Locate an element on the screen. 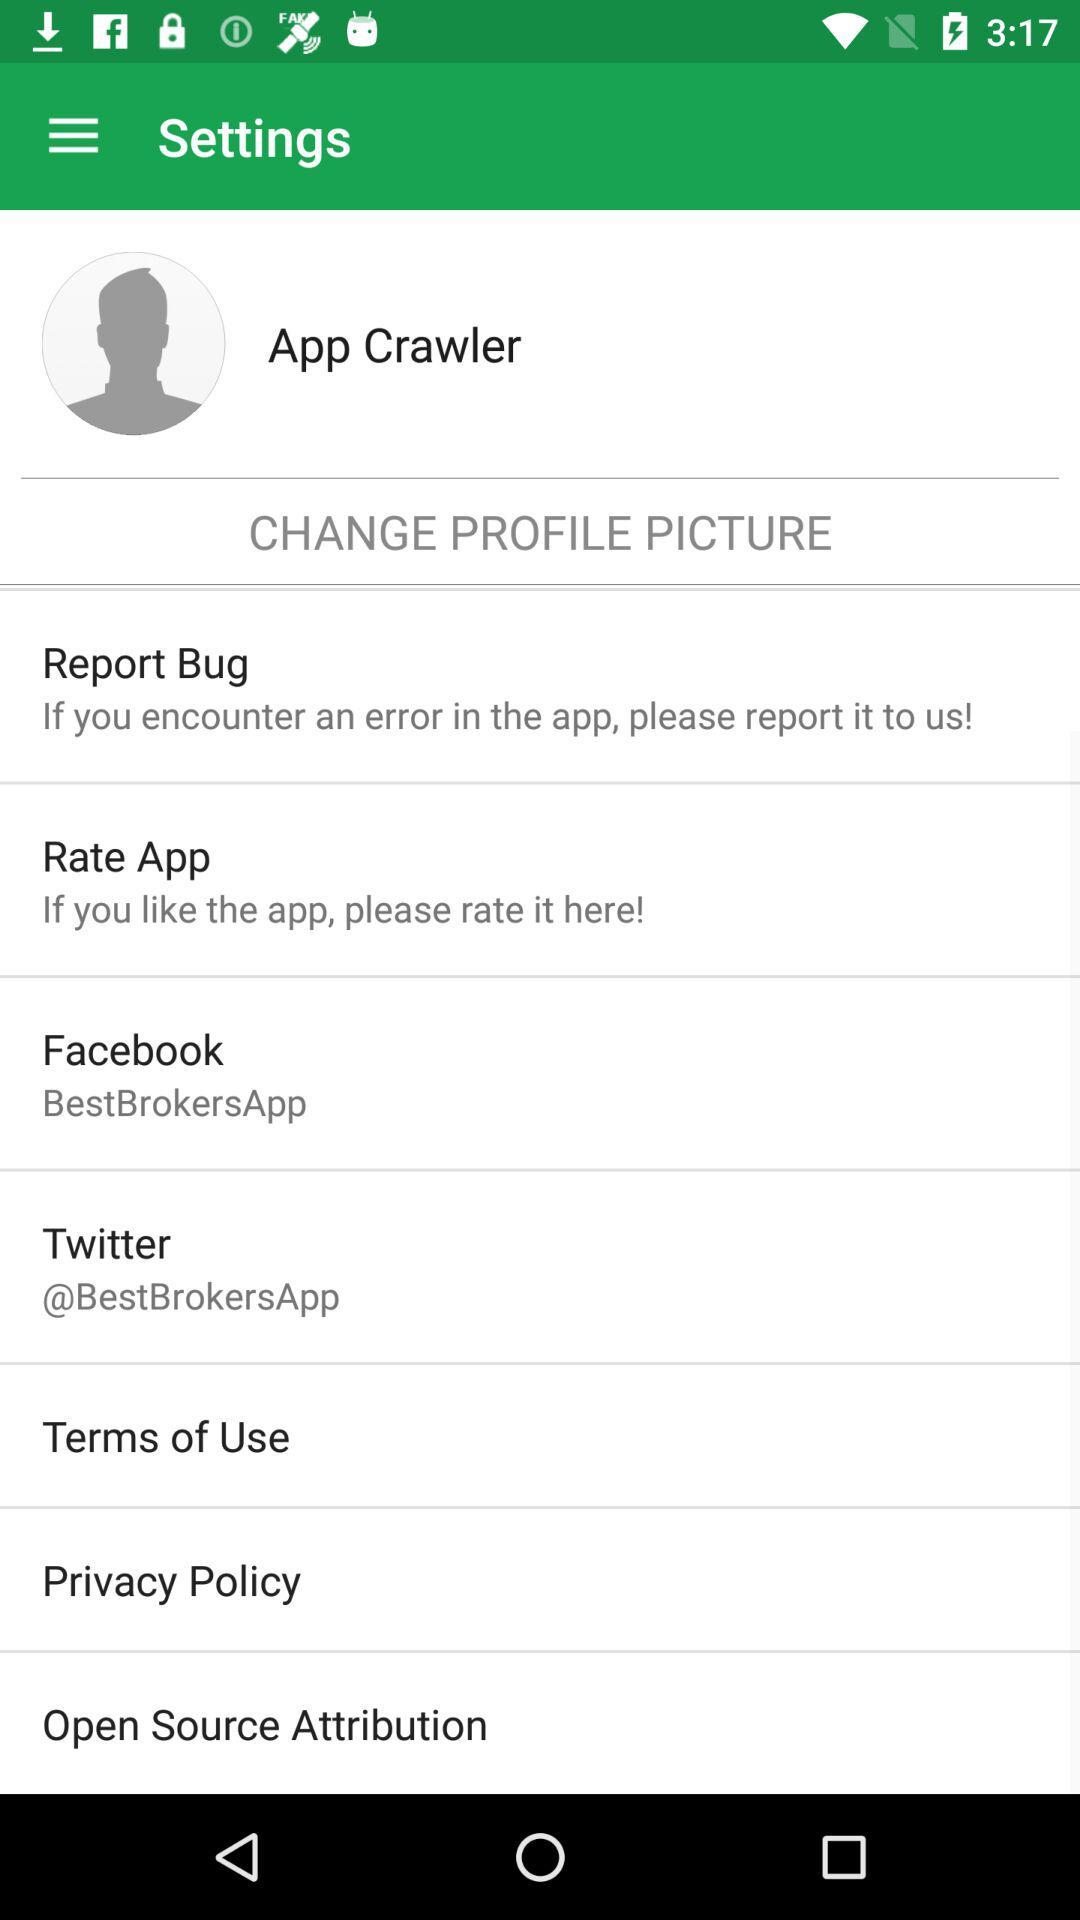 The height and width of the screenshot is (1920, 1080). open source attribution item is located at coordinates (264, 1722).